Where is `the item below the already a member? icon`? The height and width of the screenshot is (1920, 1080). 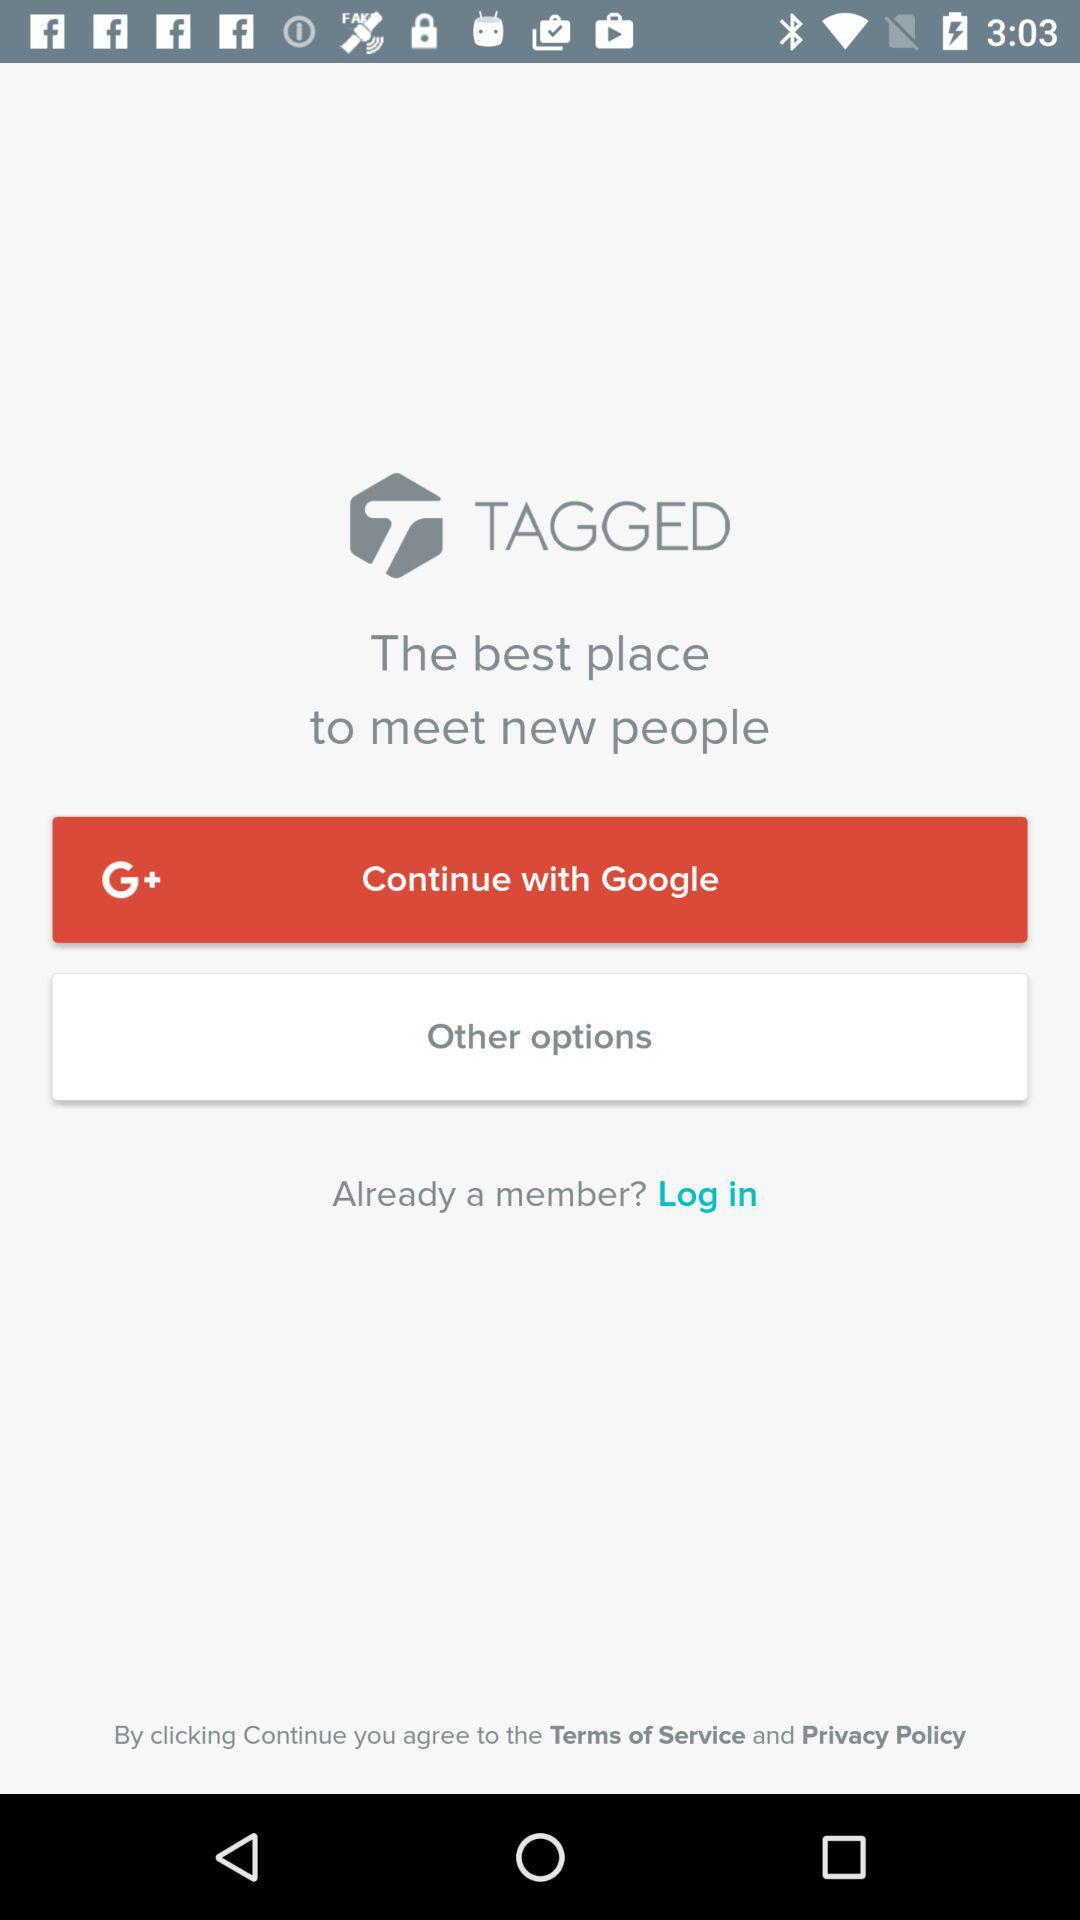
the item below the already a member? icon is located at coordinates (540, 1734).